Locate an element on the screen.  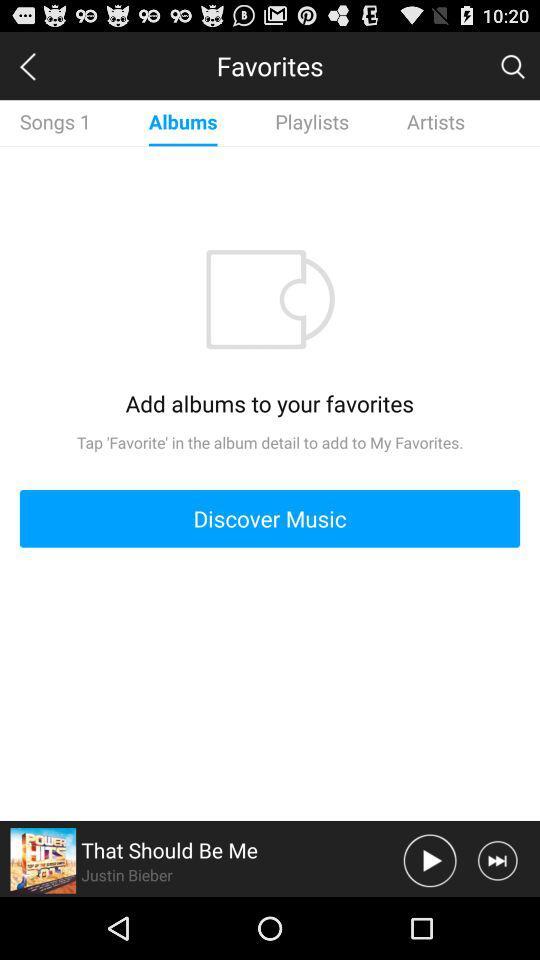
the skip_next icon is located at coordinates (496, 921).